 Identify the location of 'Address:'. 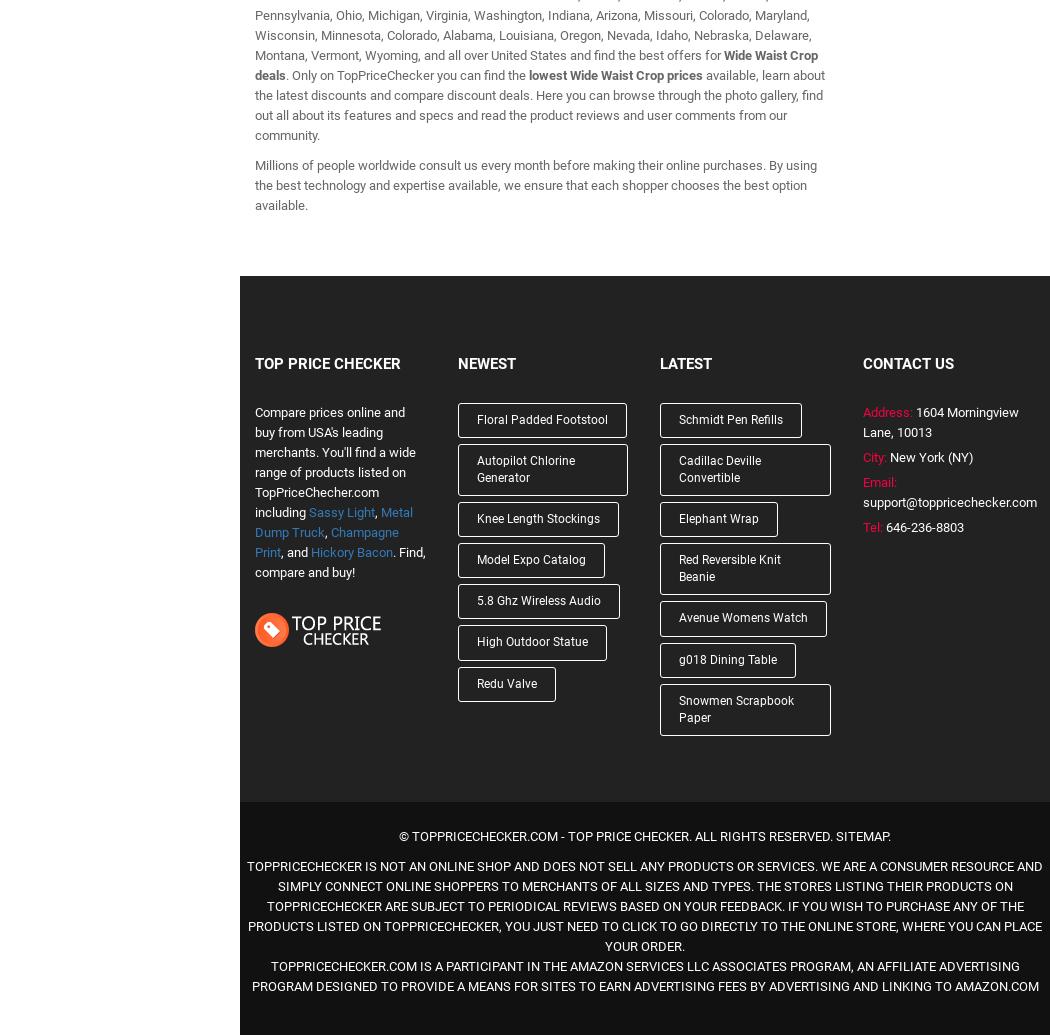
(886, 411).